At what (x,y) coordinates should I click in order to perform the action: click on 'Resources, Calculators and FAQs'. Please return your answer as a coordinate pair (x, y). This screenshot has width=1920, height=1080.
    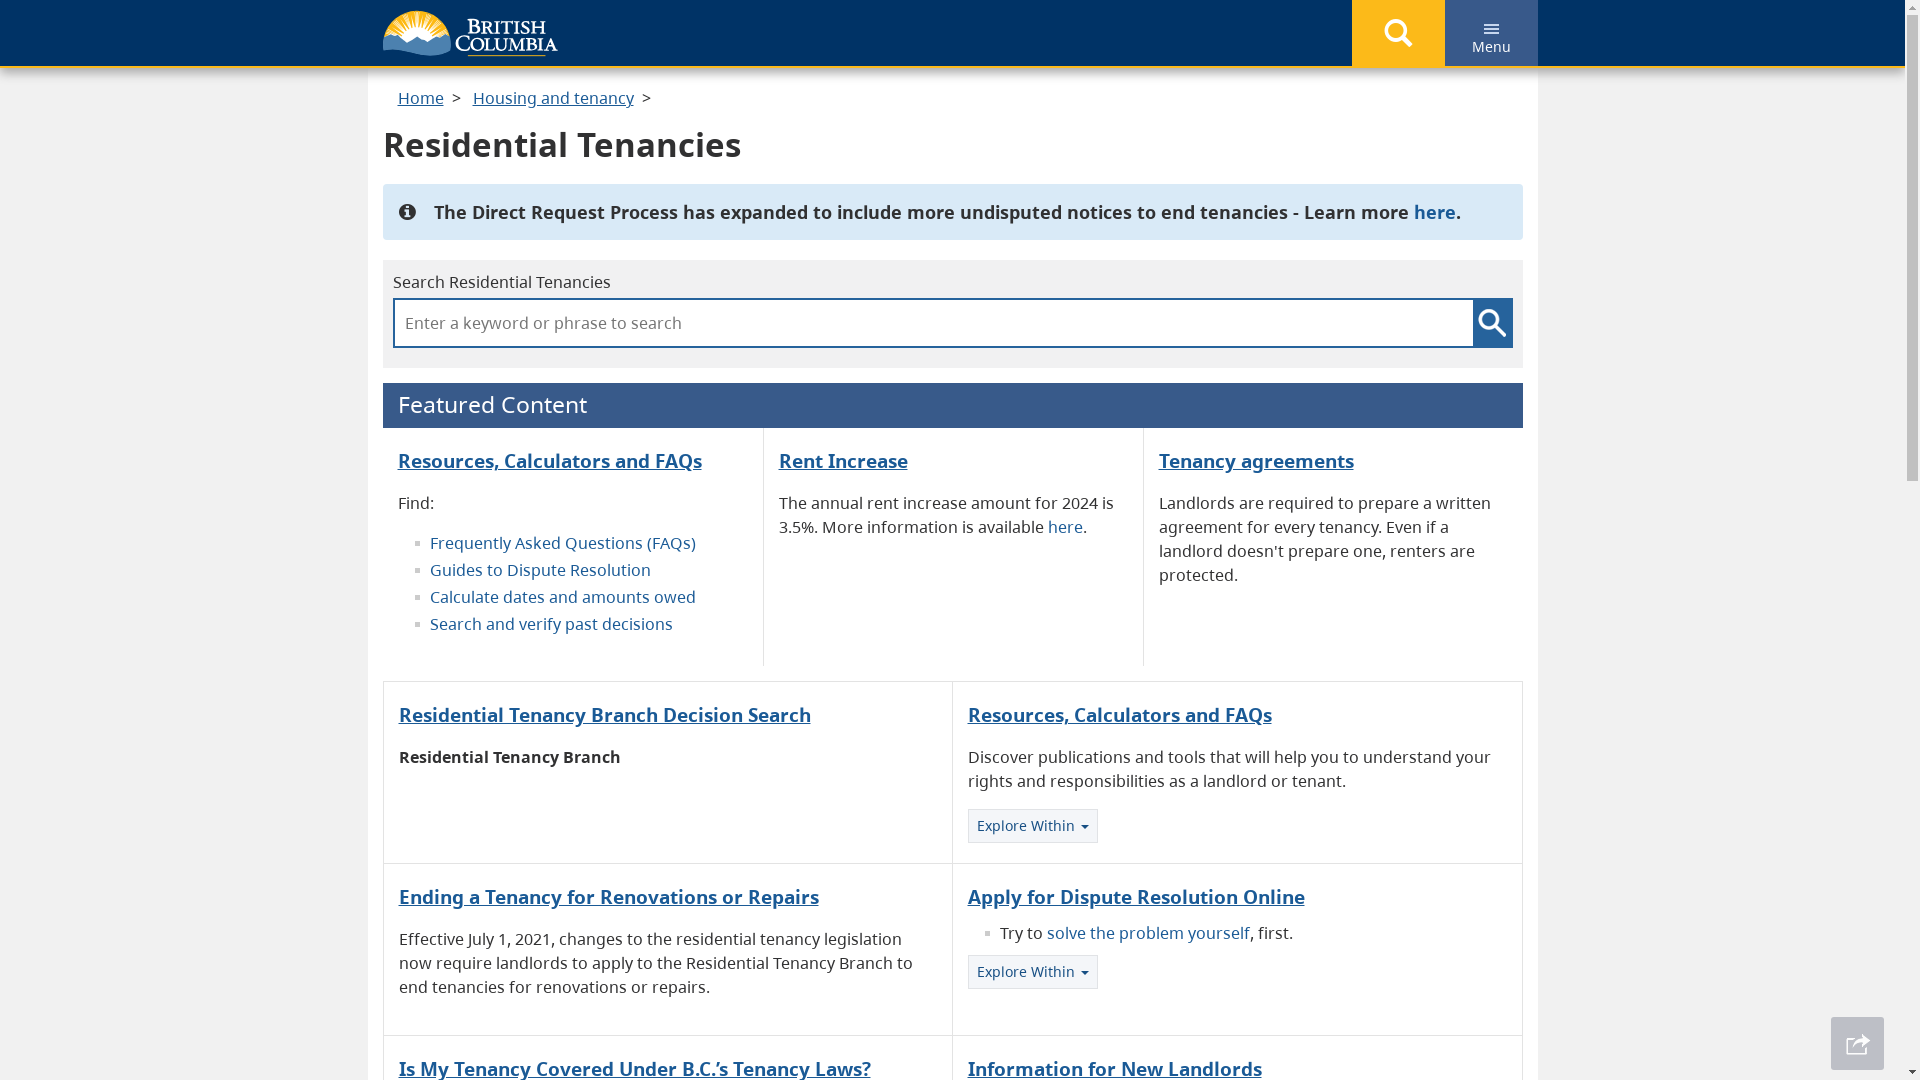
    Looking at the image, I should click on (398, 460).